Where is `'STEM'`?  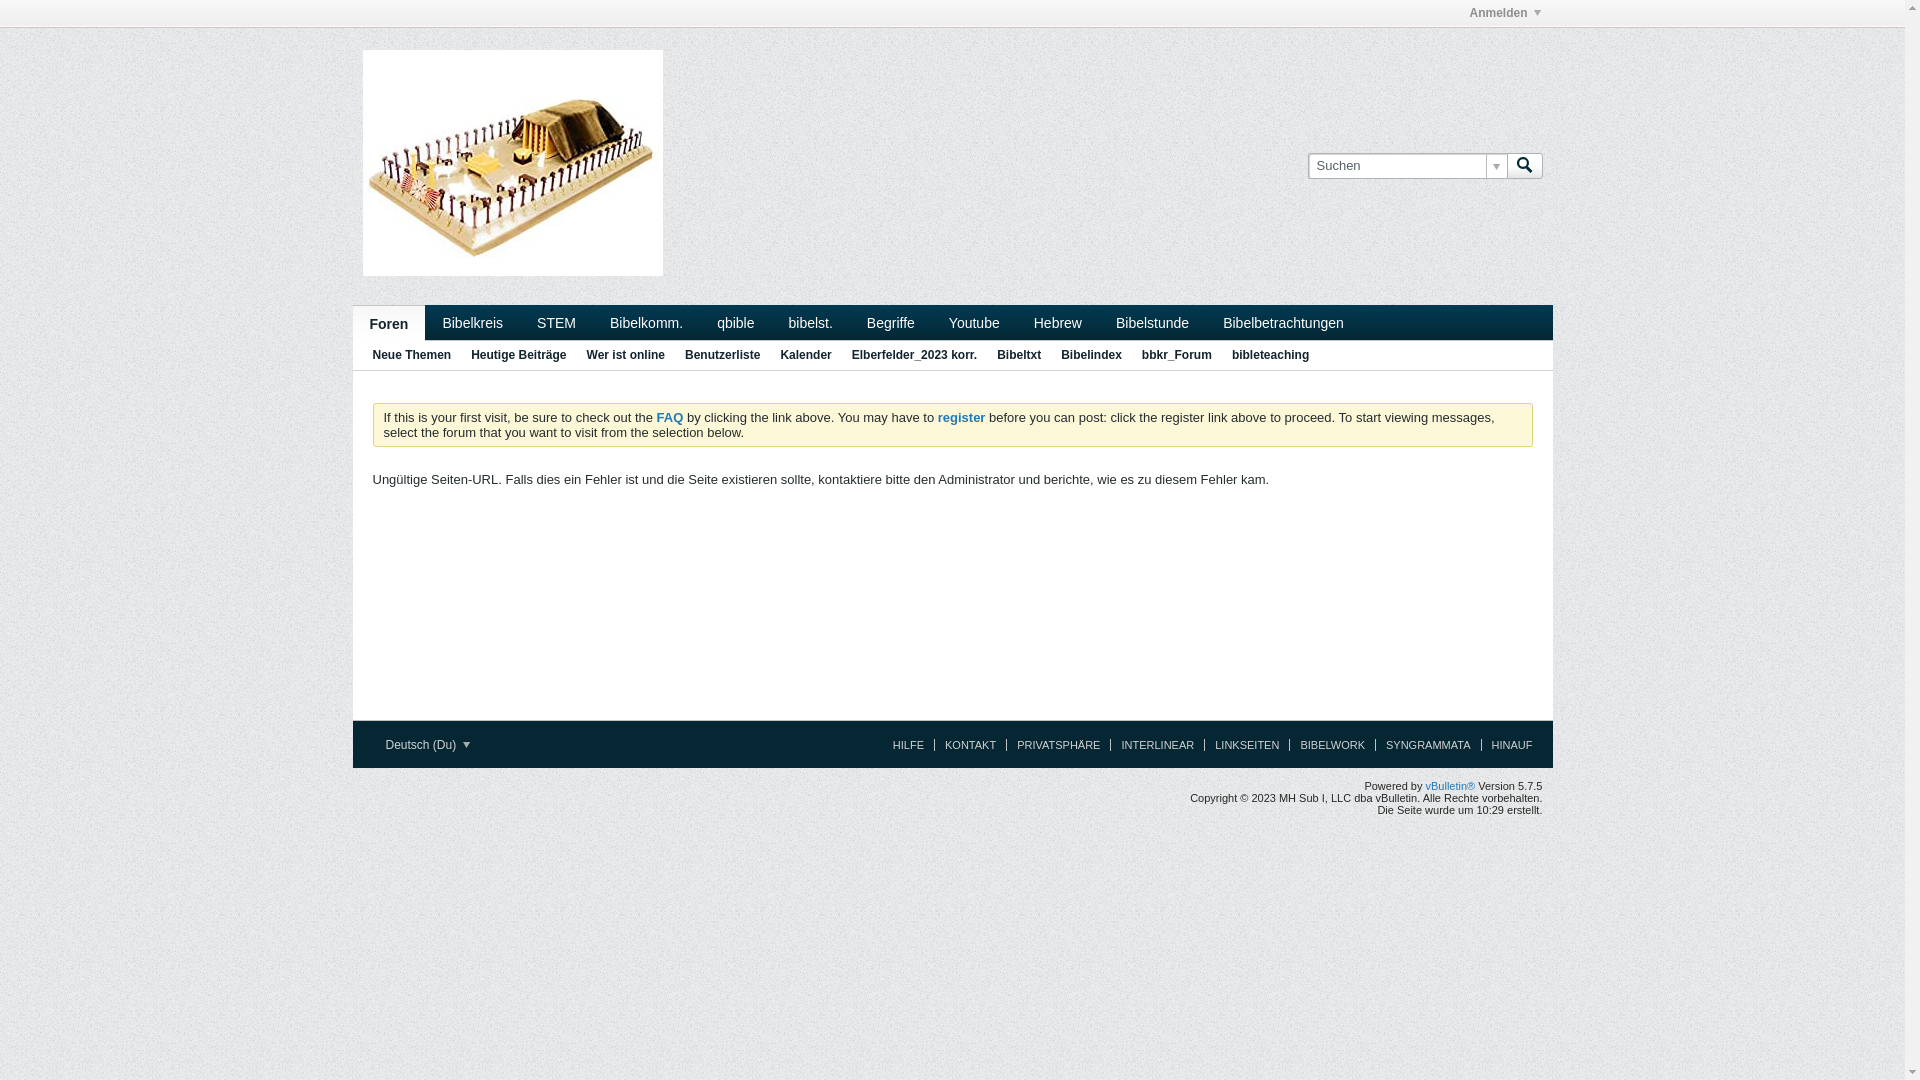
'STEM' is located at coordinates (556, 321).